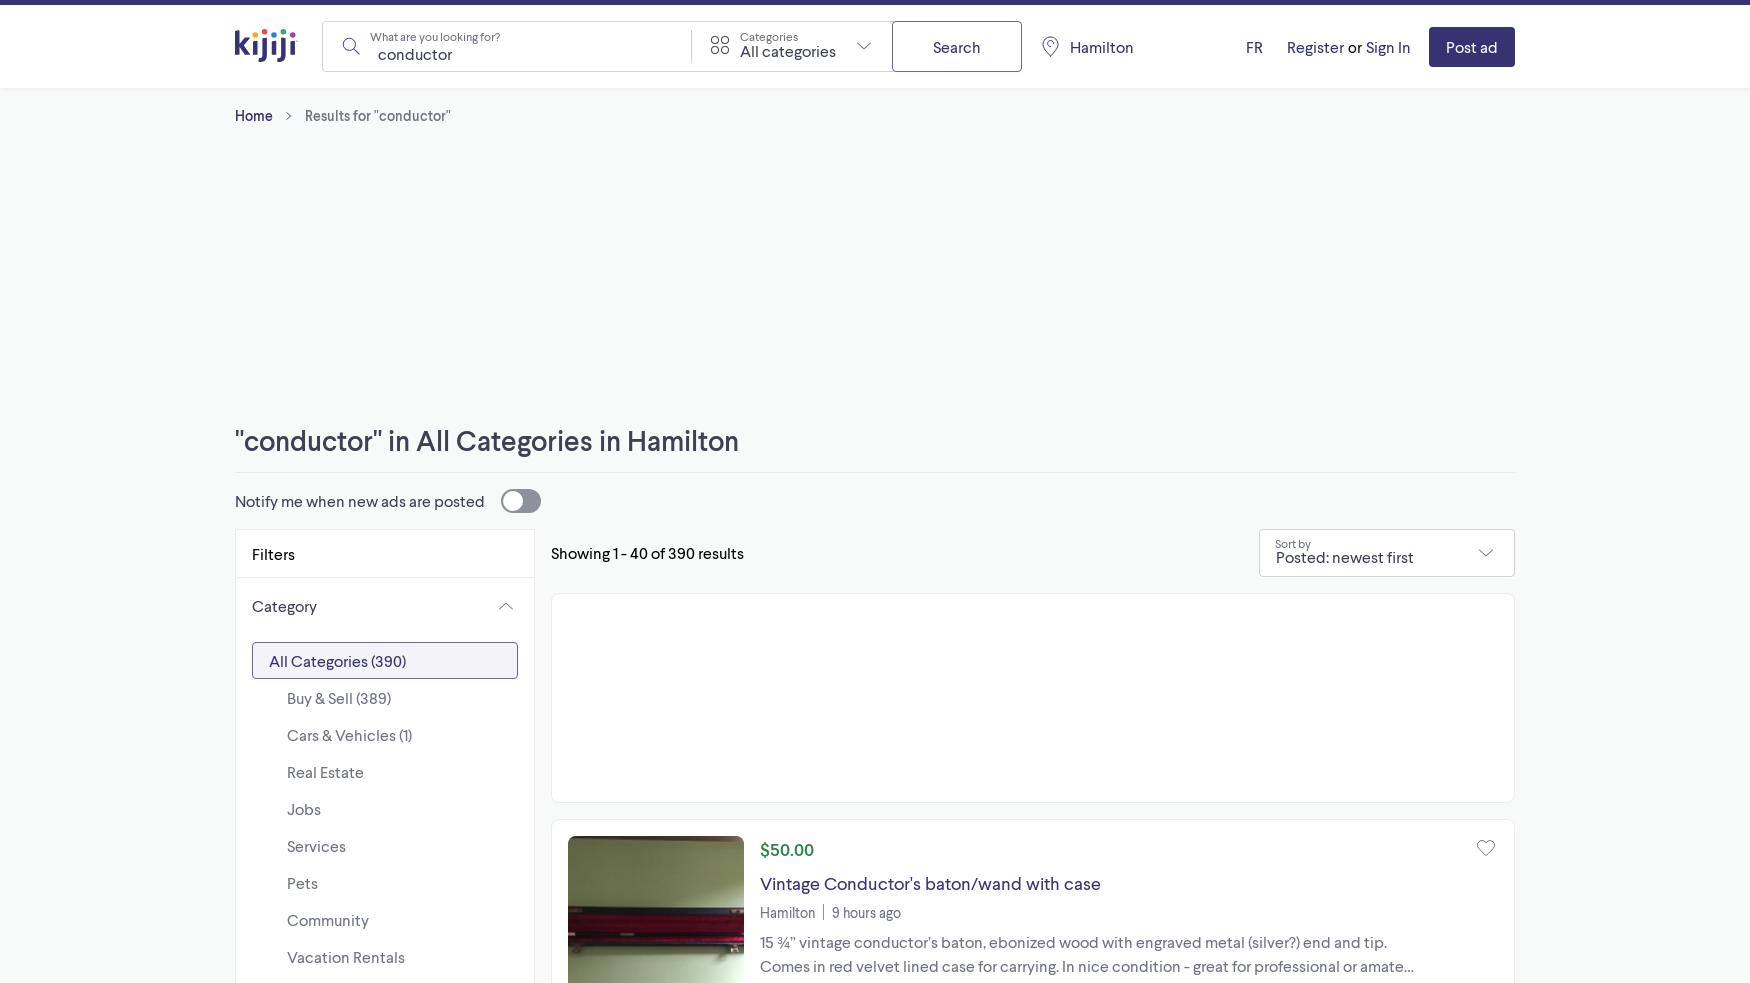 This screenshot has width=1750, height=983. Describe the element at coordinates (349, 733) in the screenshot. I see `'Cars & Vehicles (1)'` at that location.